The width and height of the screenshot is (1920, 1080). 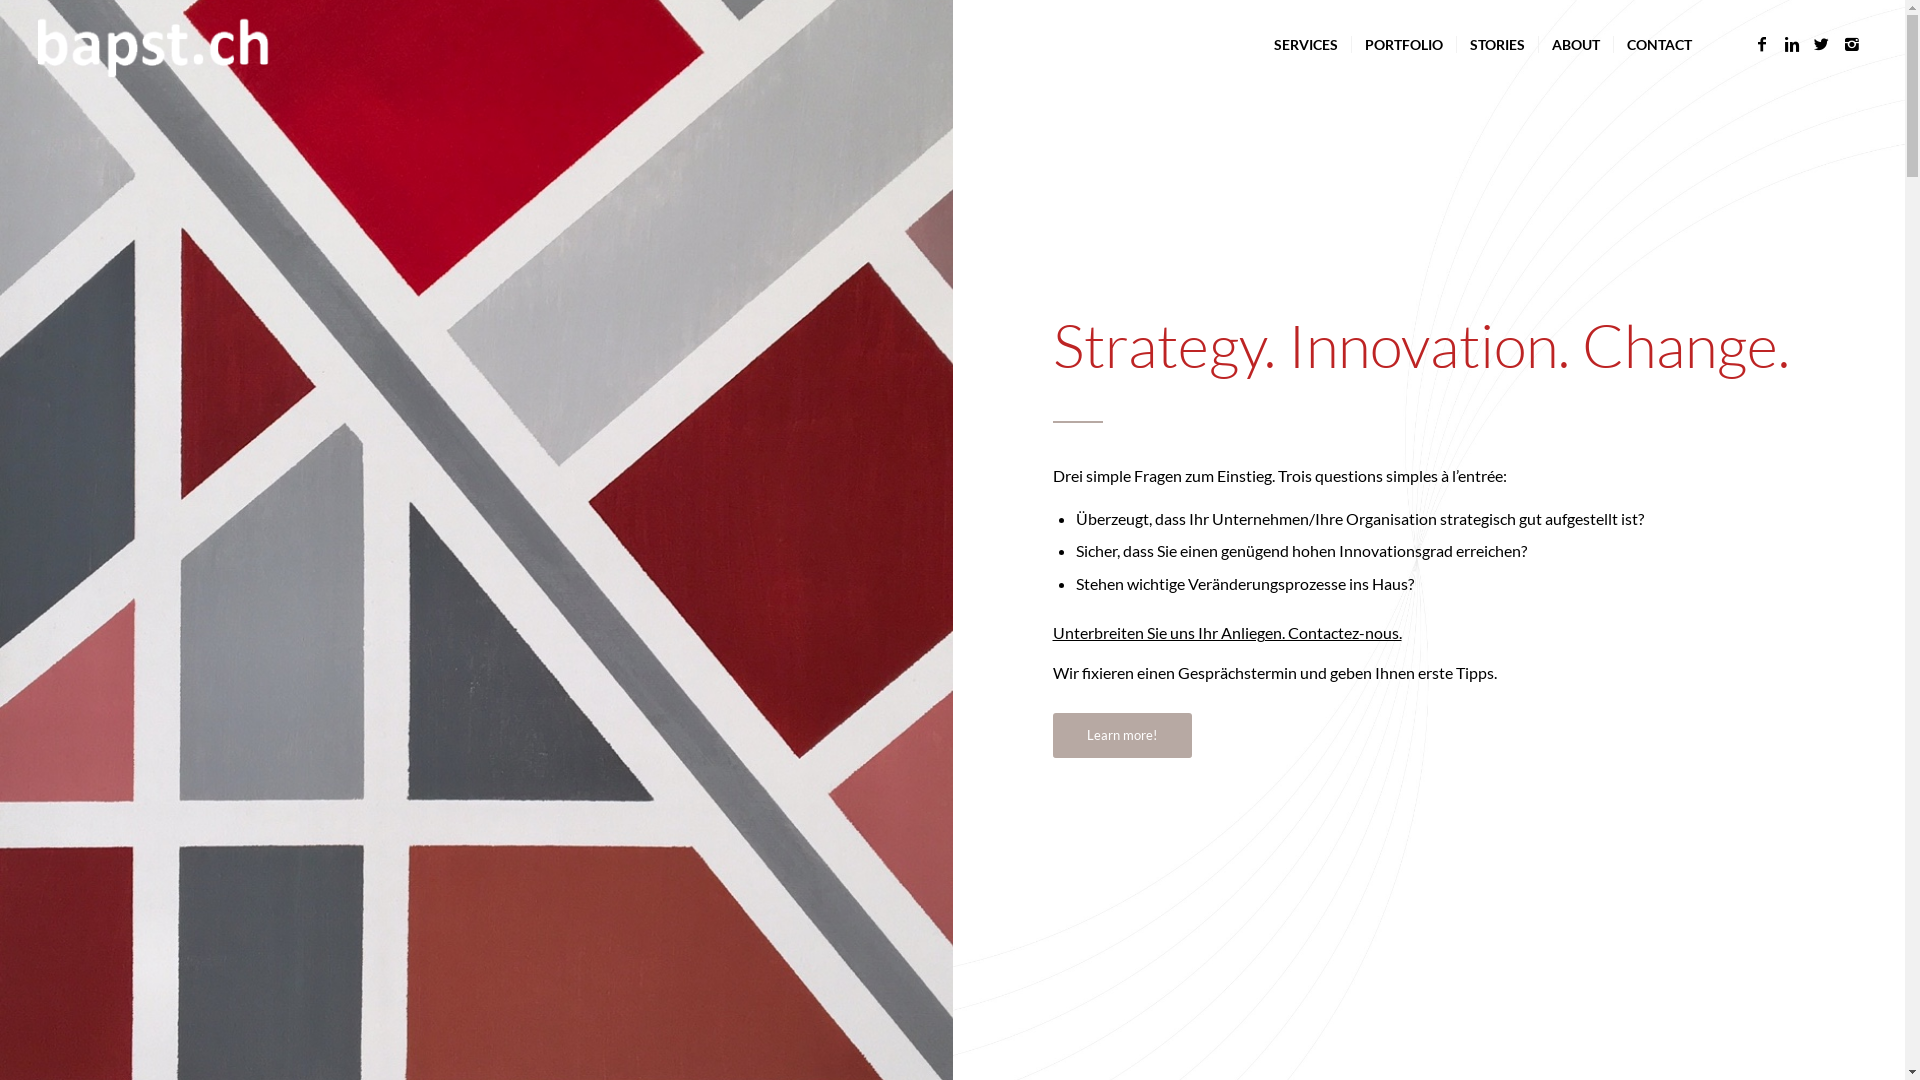 I want to click on 'Twitter', so click(x=1806, y=43).